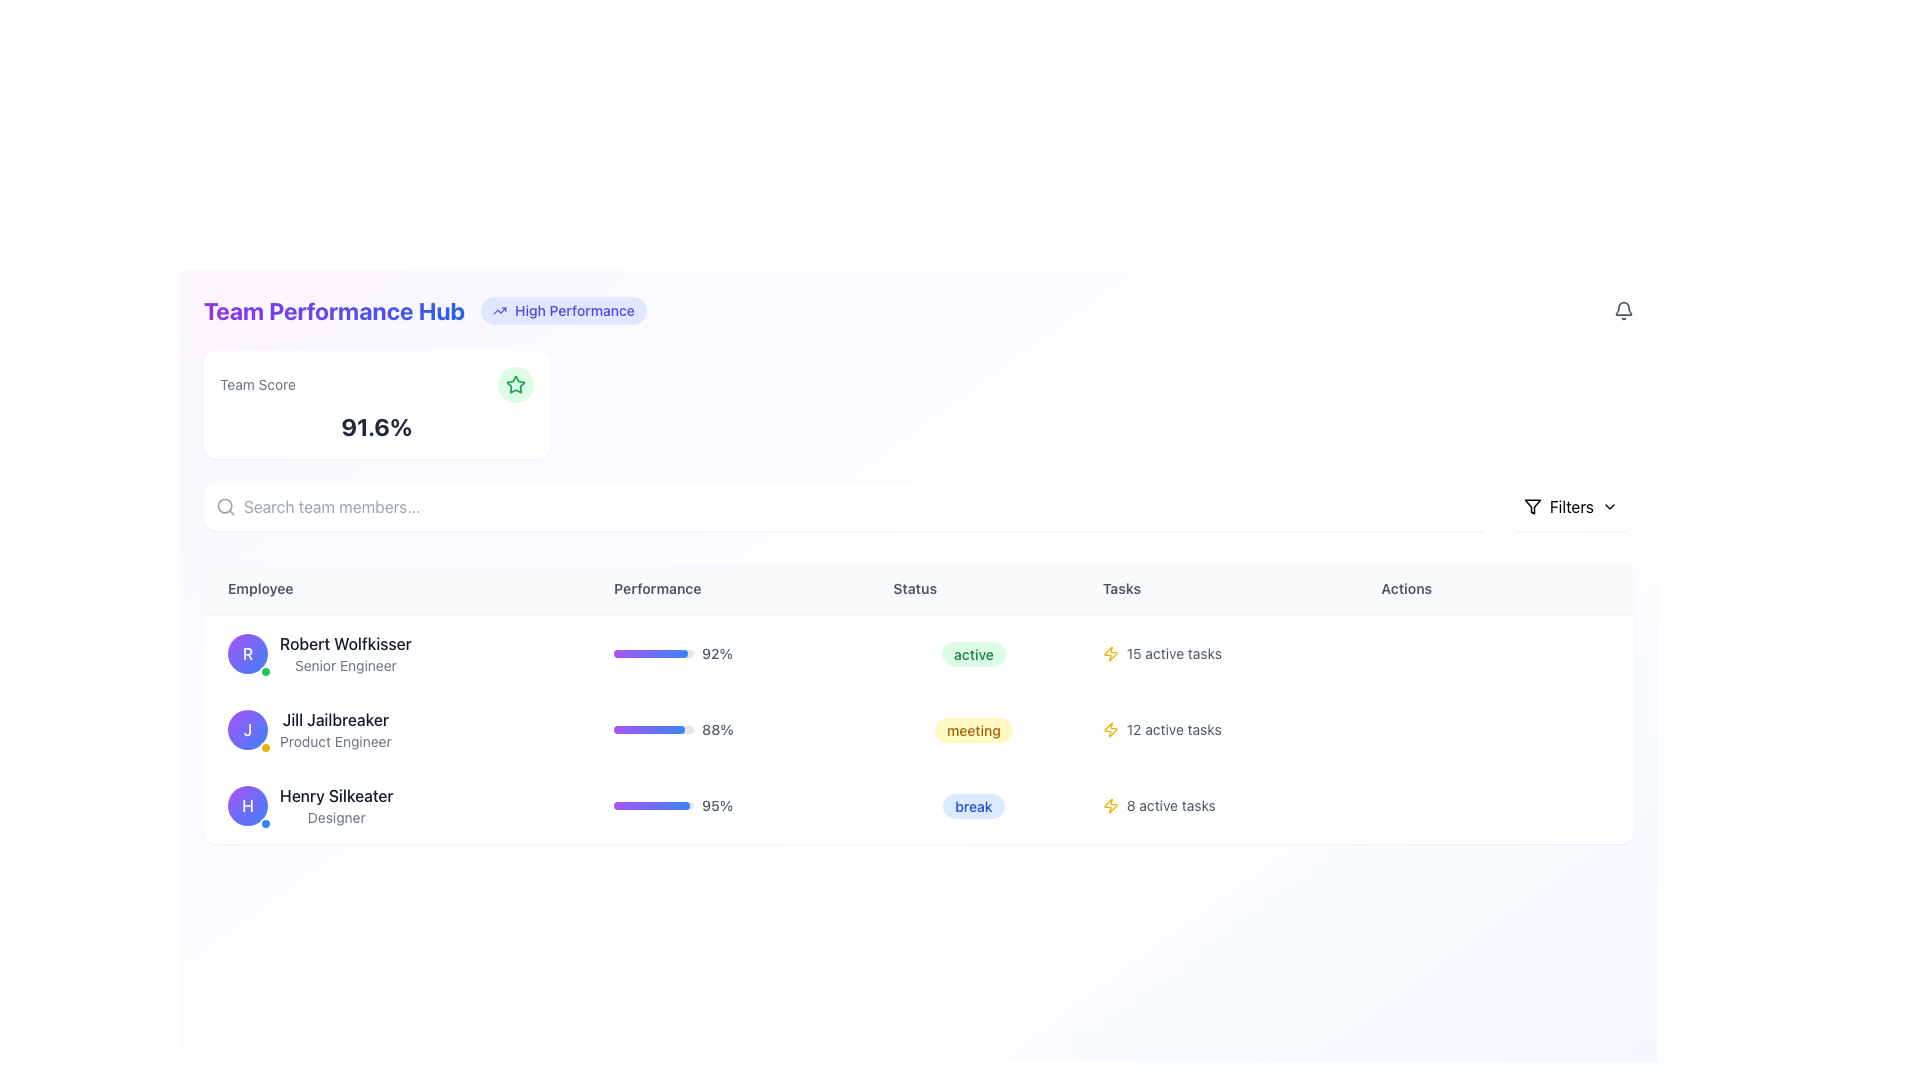  I want to click on the text display that shows the team score percentage, located centrally within the 'Team Score' card, below the 'Team Score' label and to the left of the green star icon, so click(376, 426).